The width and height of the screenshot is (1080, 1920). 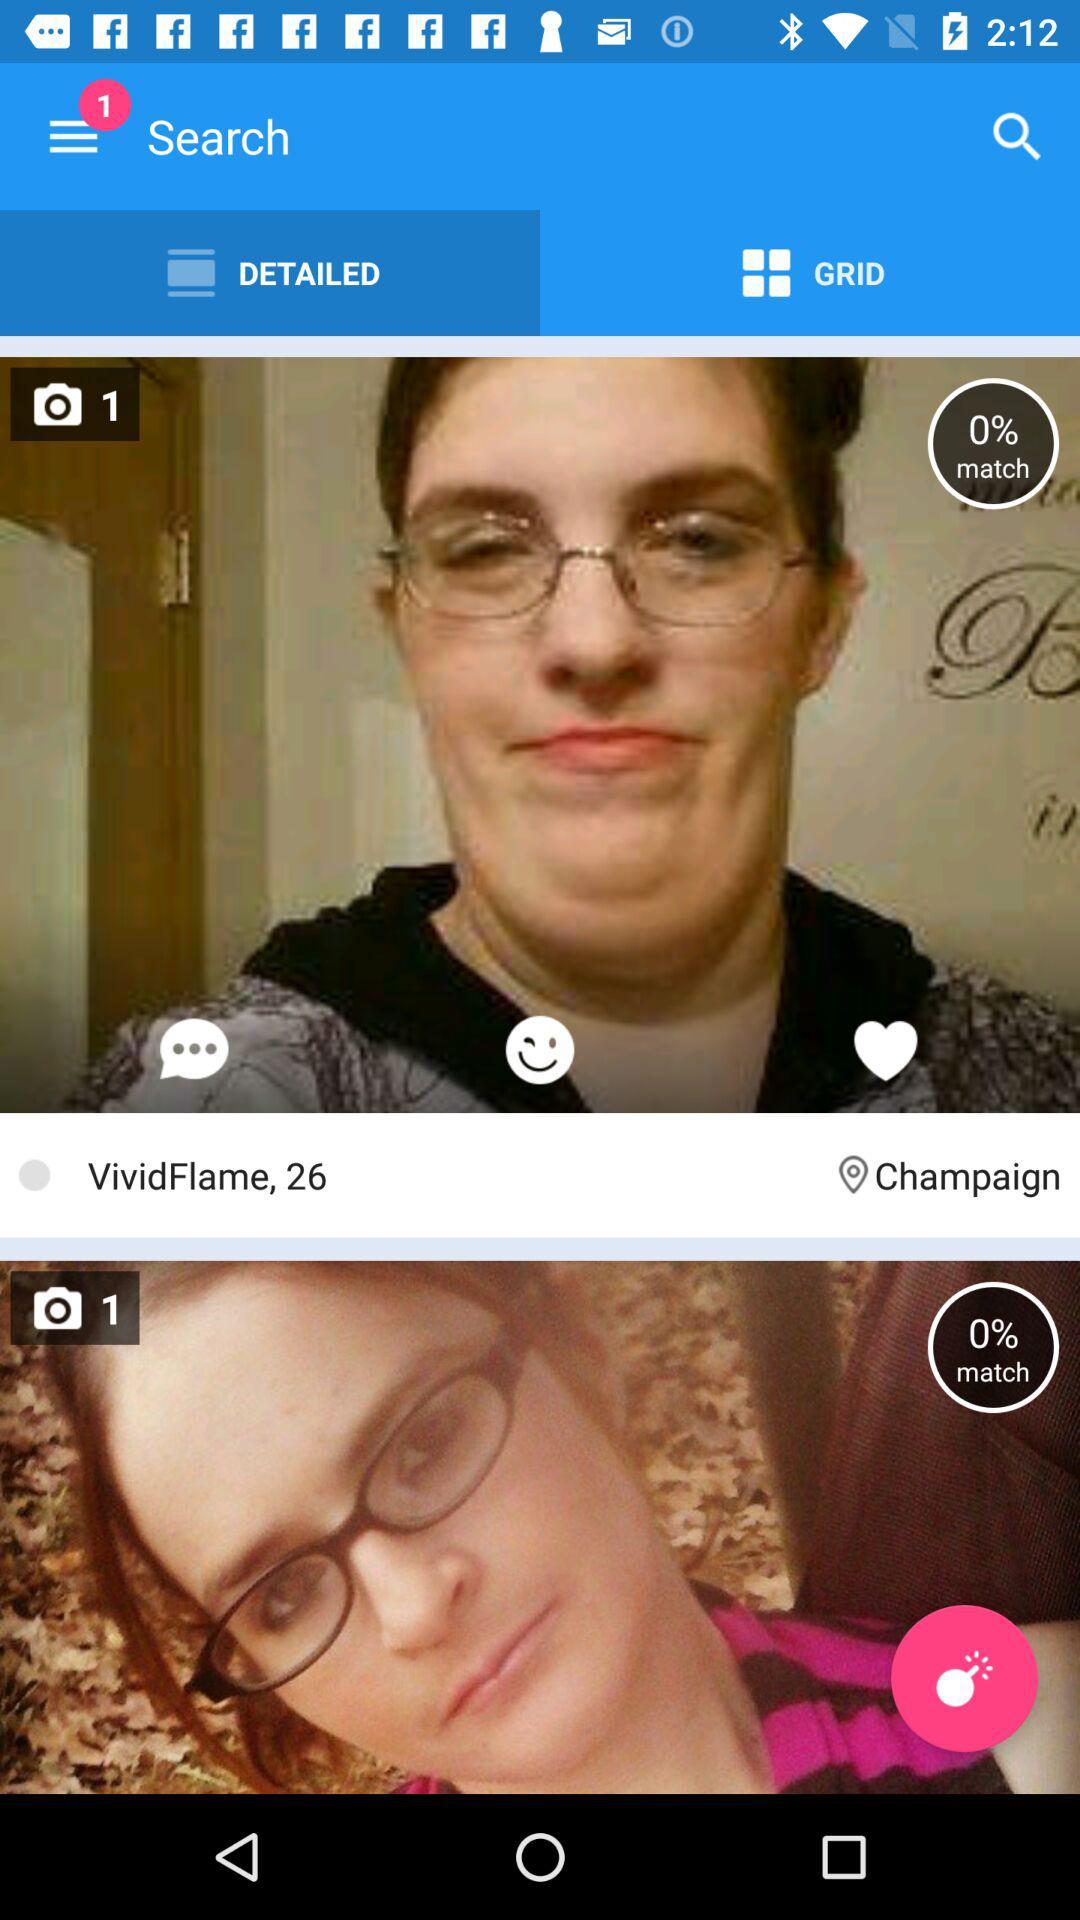 I want to click on the icon below 0%, so click(x=963, y=1678).